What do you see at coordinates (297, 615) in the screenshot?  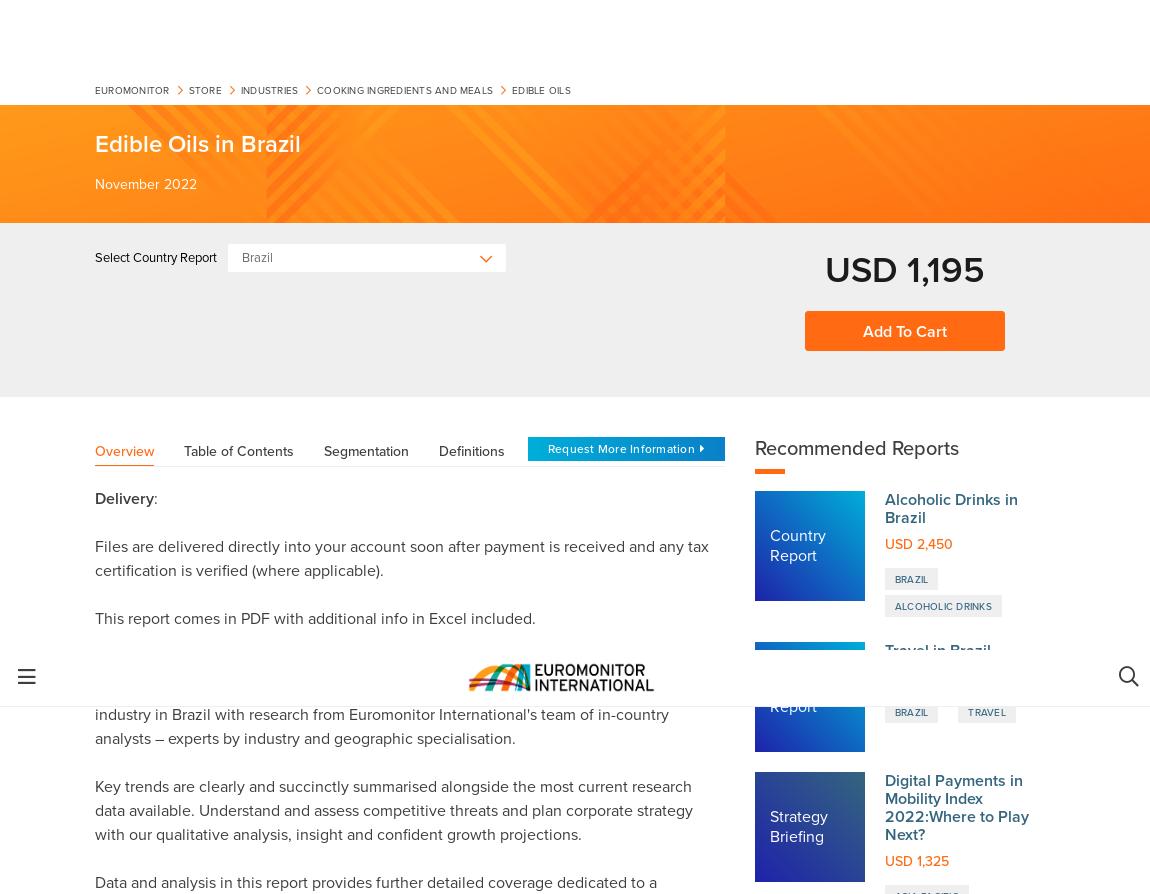 I see `'What is the market size of Edible Oils in Brazil?'` at bounding box center [297, 615].